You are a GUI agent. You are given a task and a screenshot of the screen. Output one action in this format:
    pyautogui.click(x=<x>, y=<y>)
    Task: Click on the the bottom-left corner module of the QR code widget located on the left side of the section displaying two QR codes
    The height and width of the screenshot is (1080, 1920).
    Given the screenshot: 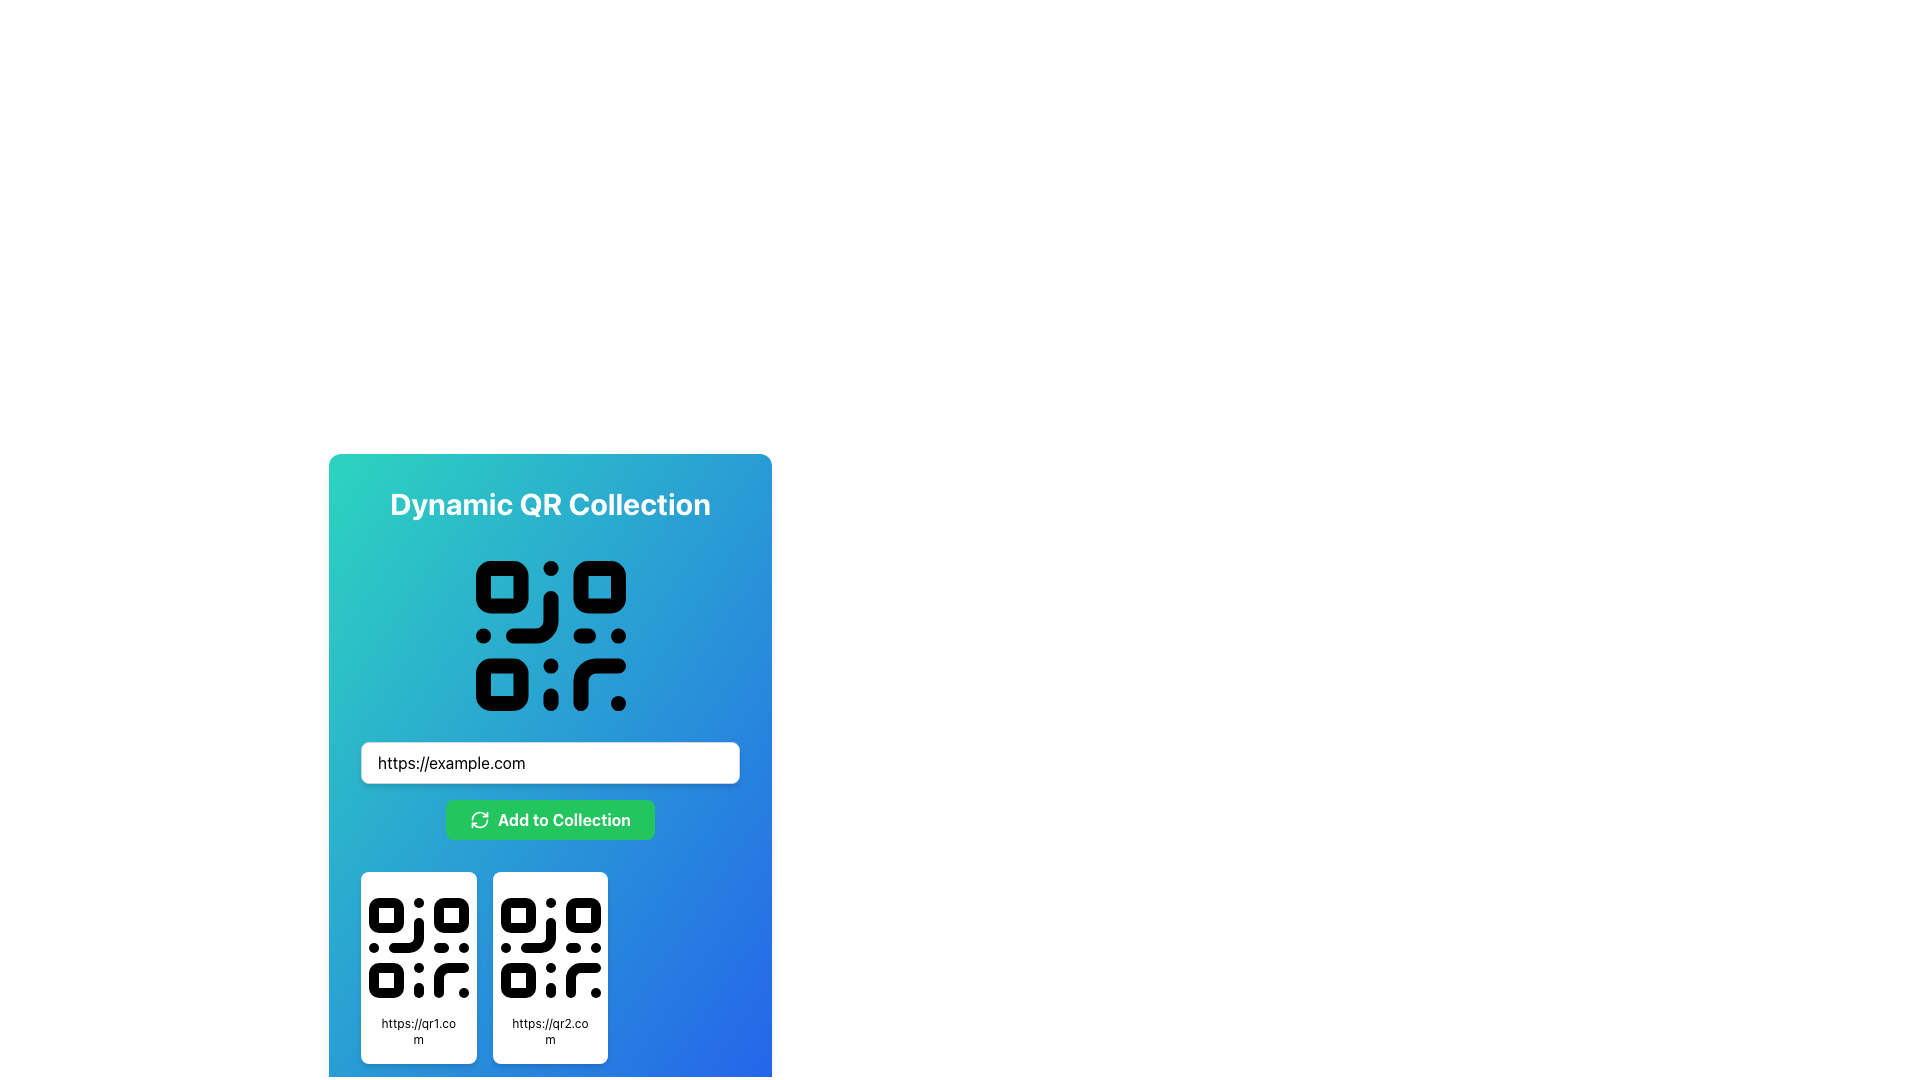 What is the action you would take?
    pyautogui.click(x=386, y=979)
    